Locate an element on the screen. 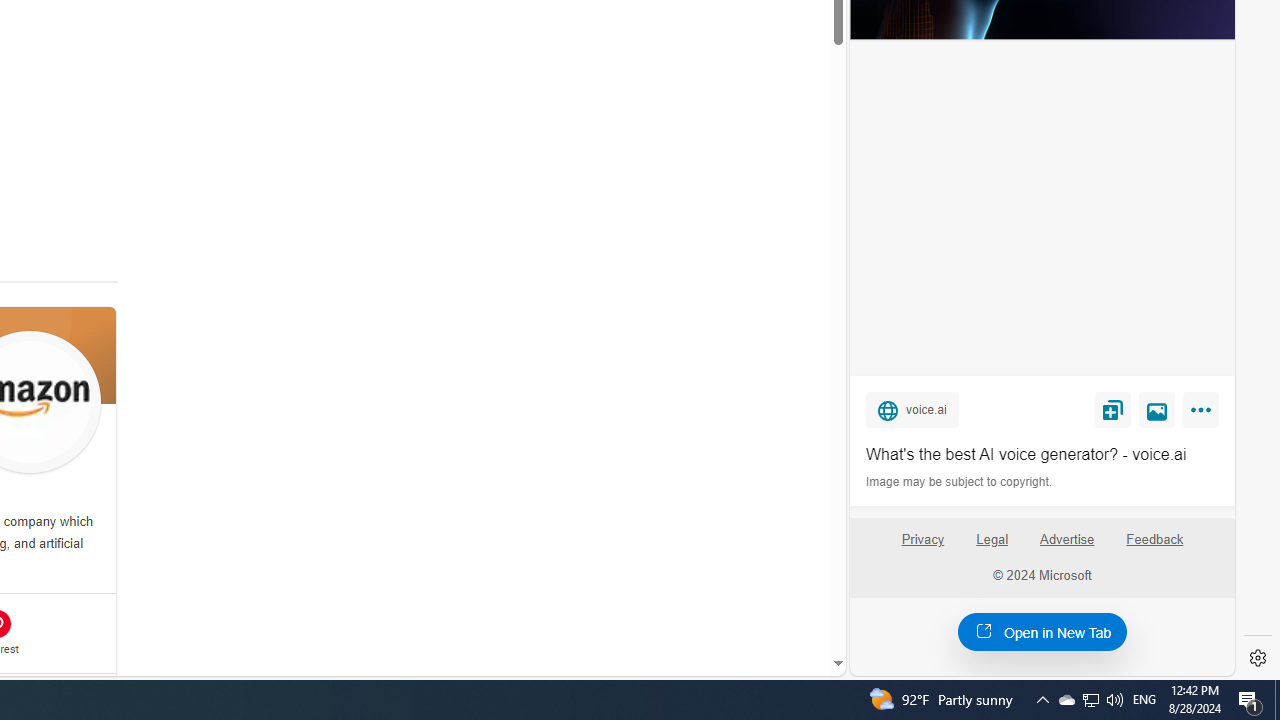 This screenshot has height=720, width=1280. 'Privacy' is located at coordinates (921, 538).